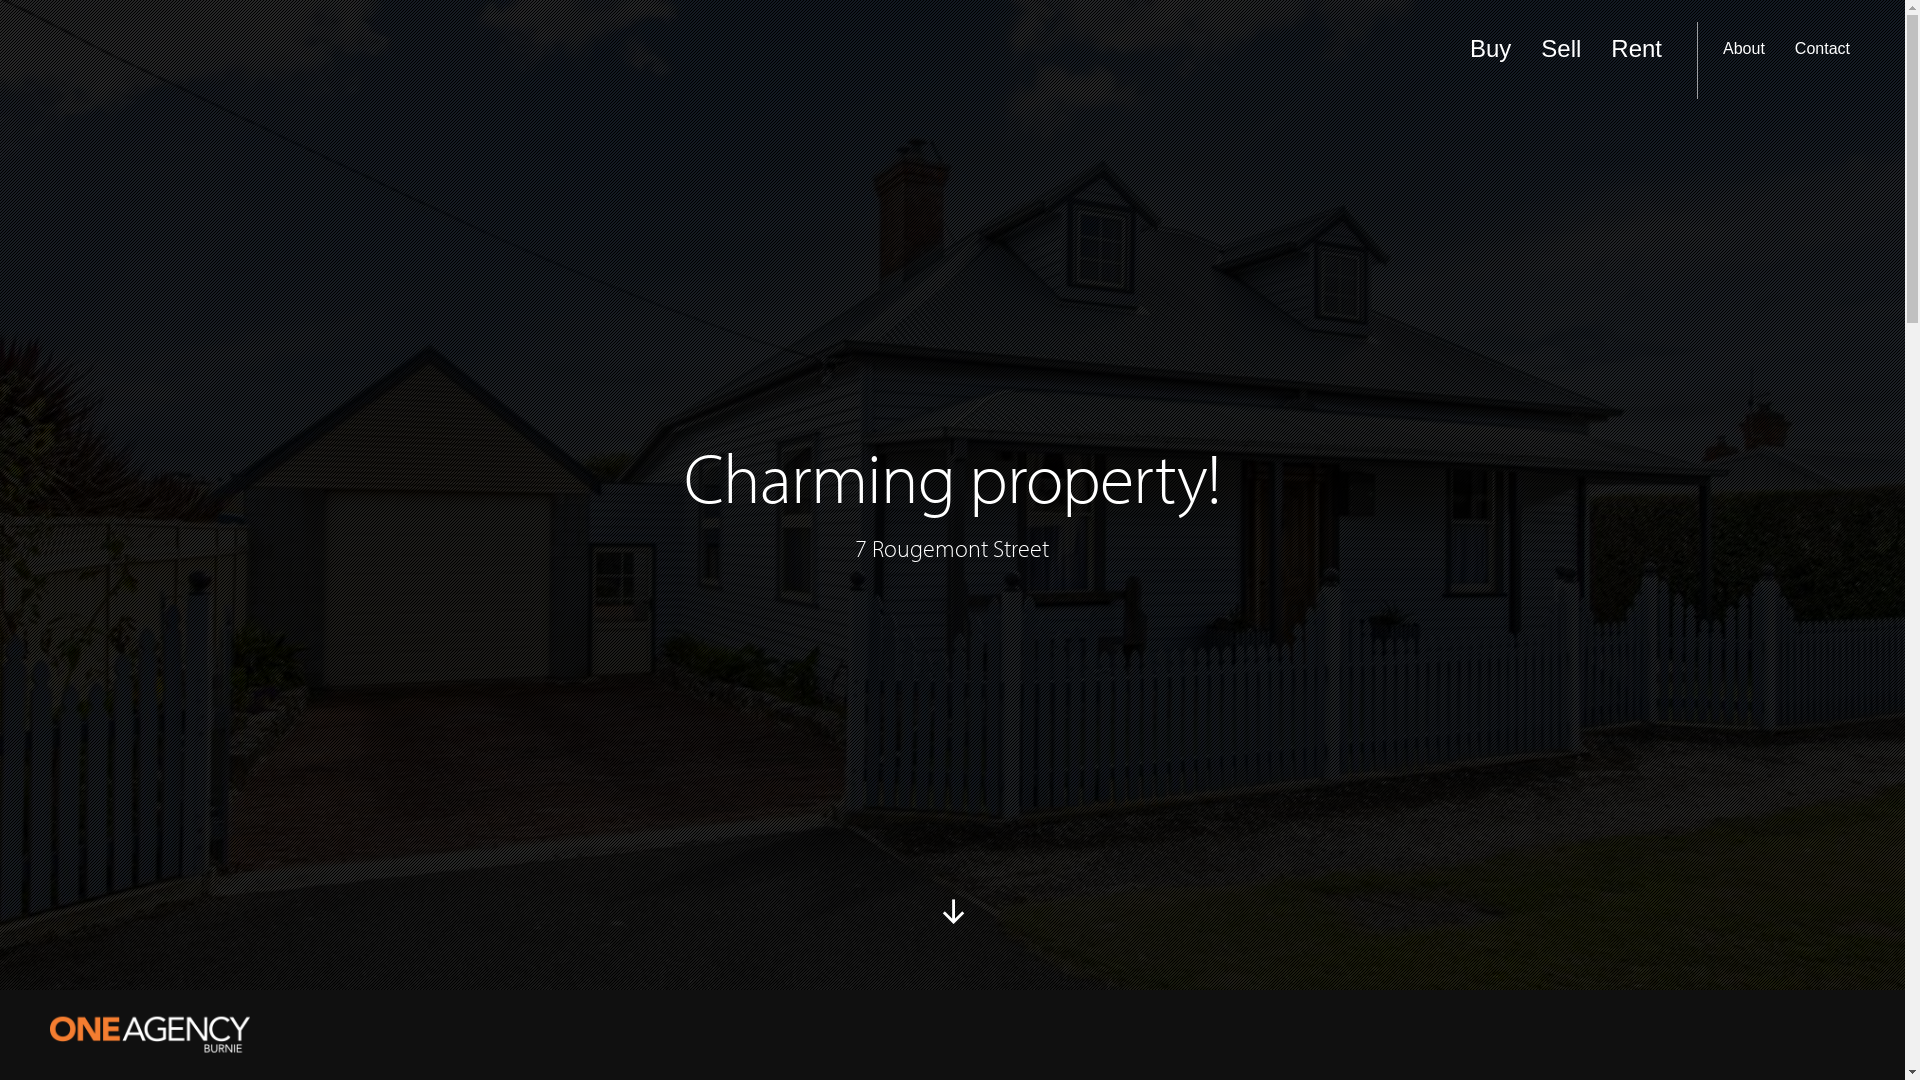 This screenshot has width=1920, height=1080. I want to click on 'One Agency Burnie', so click(49, 1034).